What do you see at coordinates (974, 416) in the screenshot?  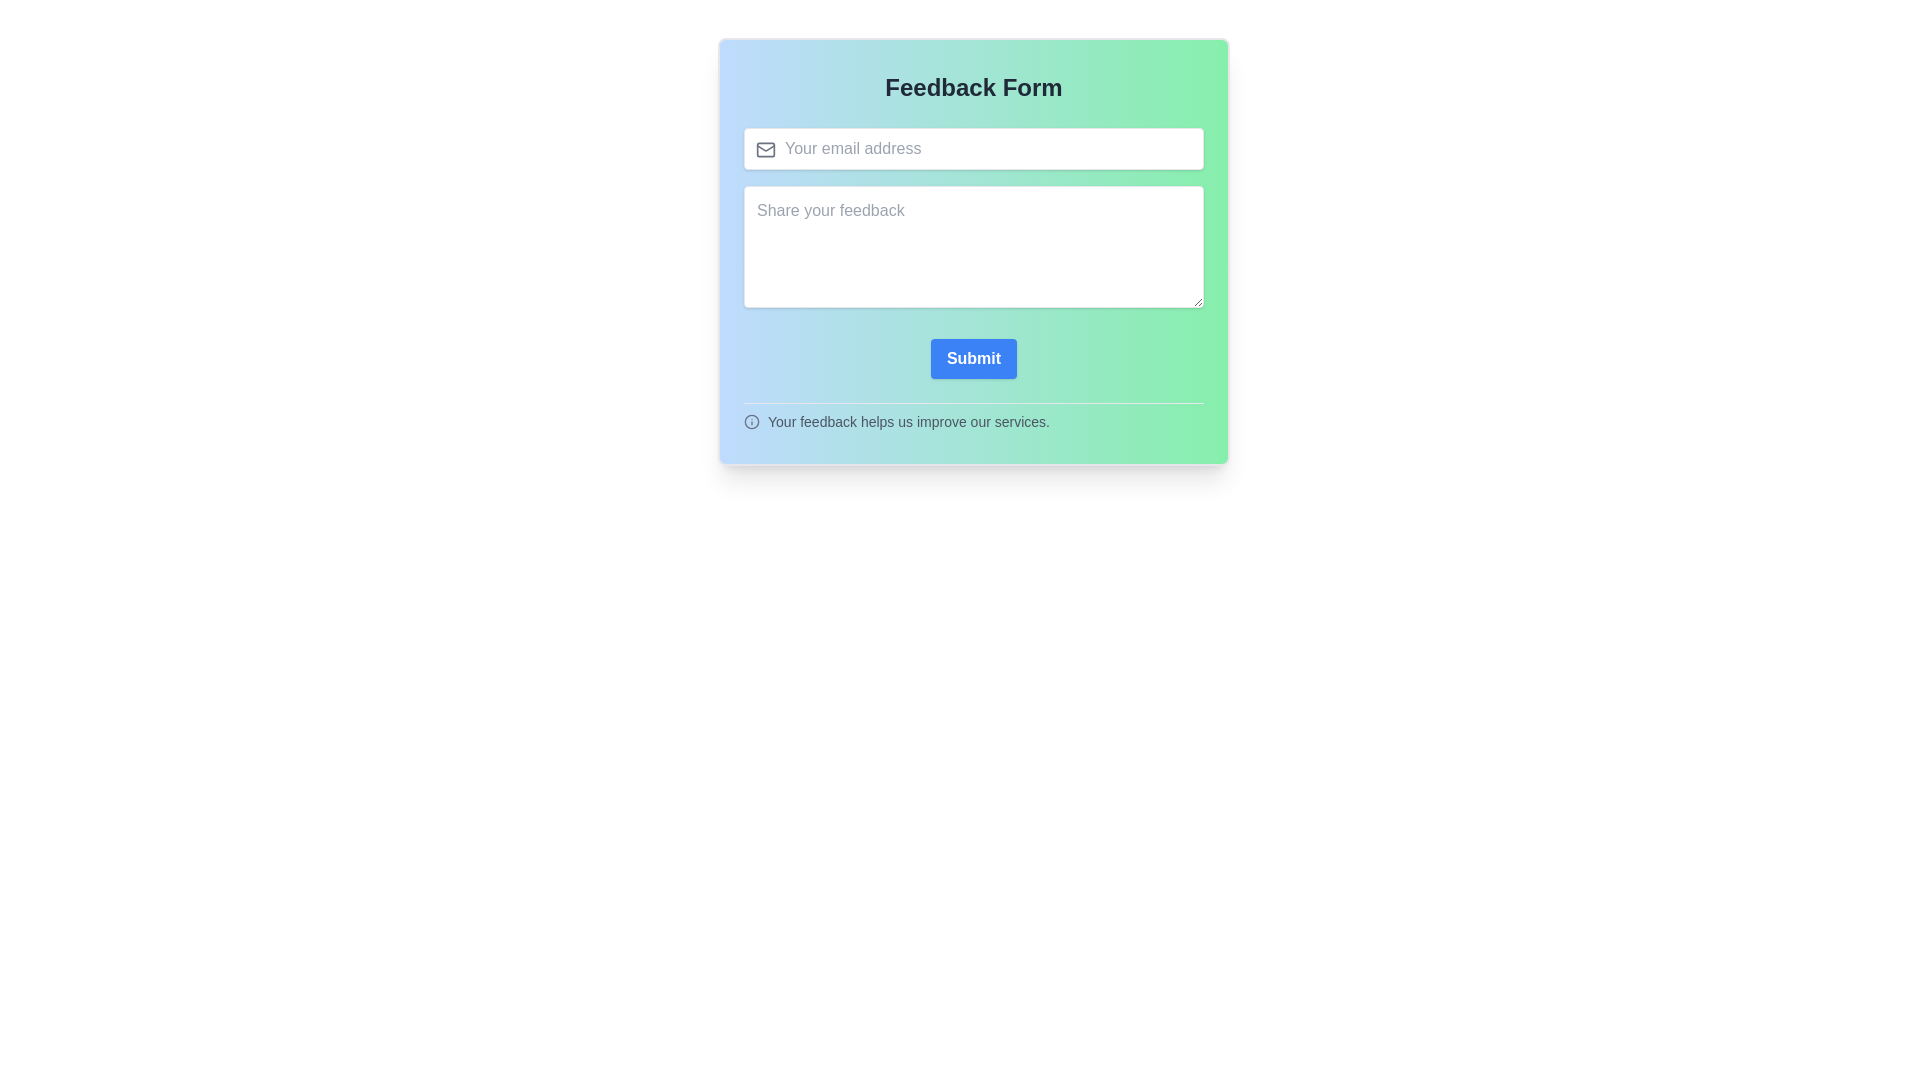 I see `informational text with a small gray font and an accompanying circular icon containing an information symbol, located directly below the 'Submit' button in the feedback form` at bounding box center [974, 416].